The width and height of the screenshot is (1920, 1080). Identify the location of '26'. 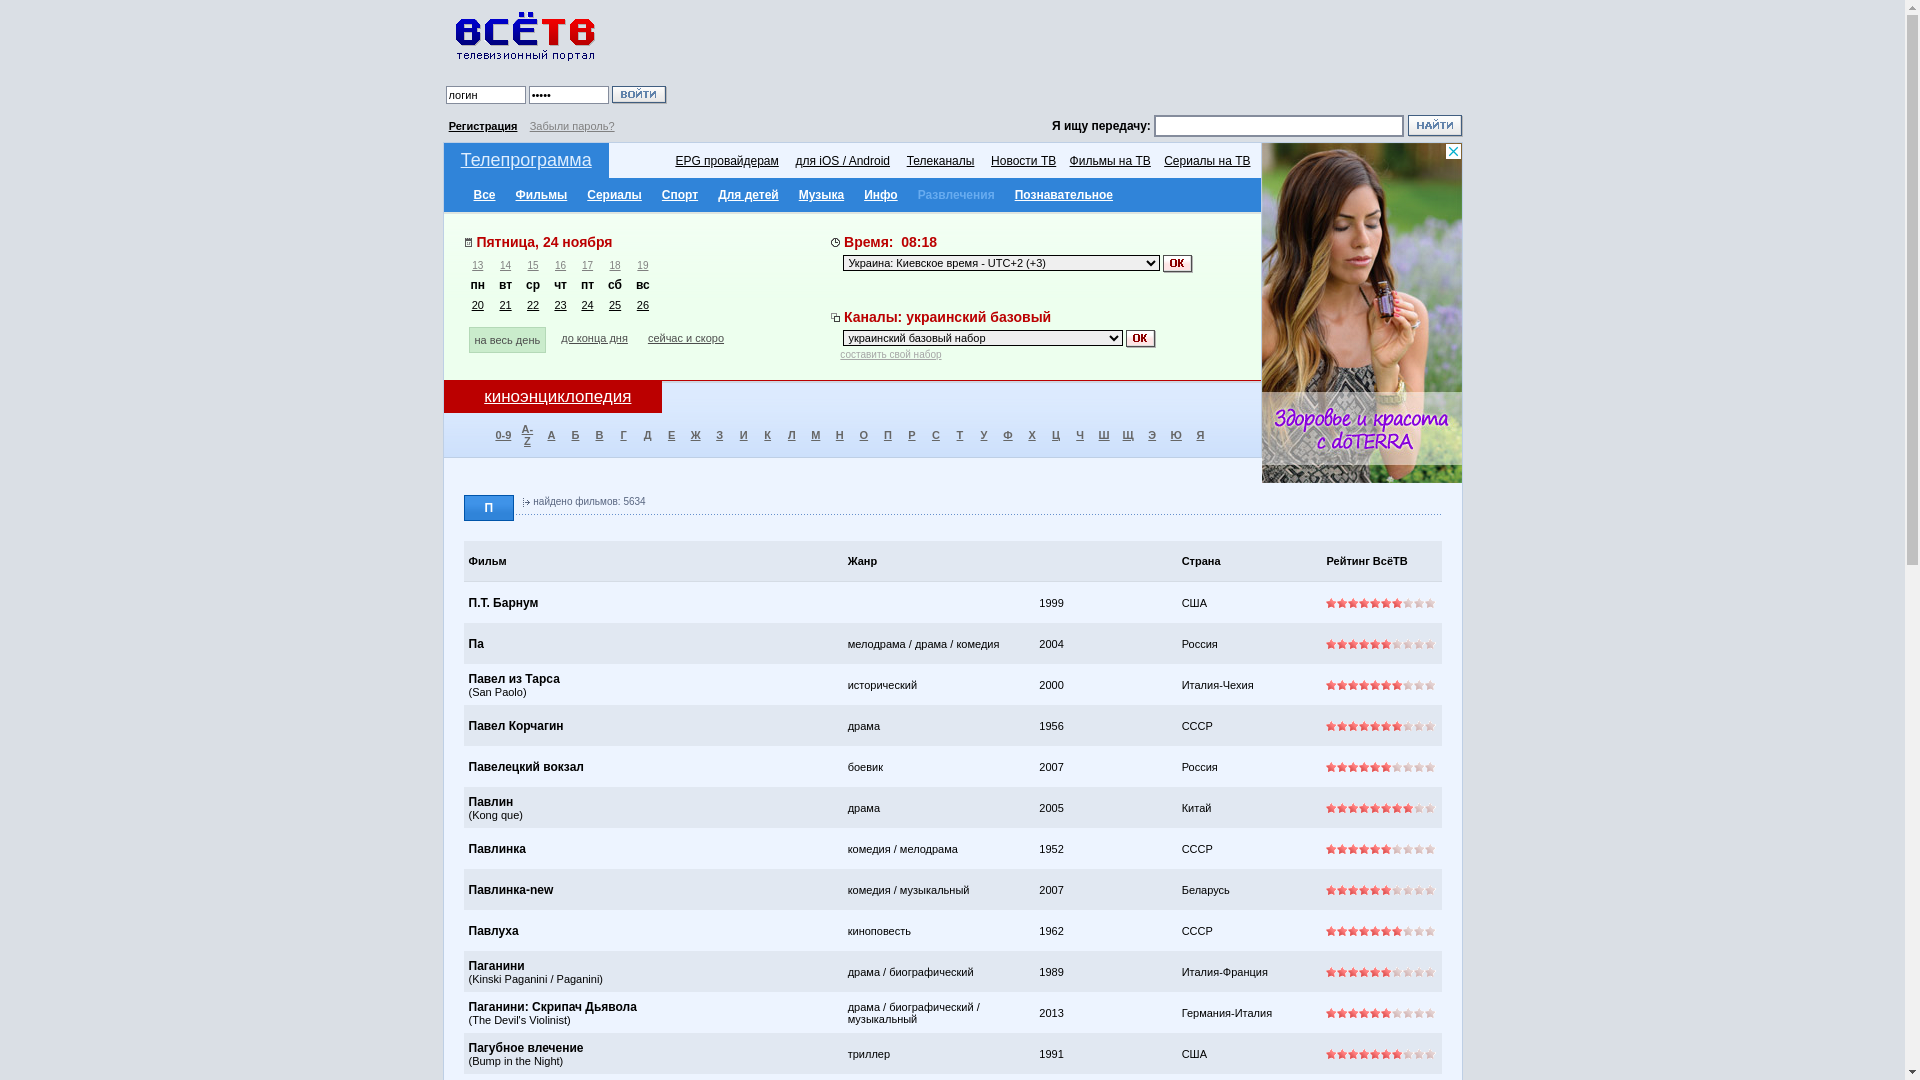
(636, 304).